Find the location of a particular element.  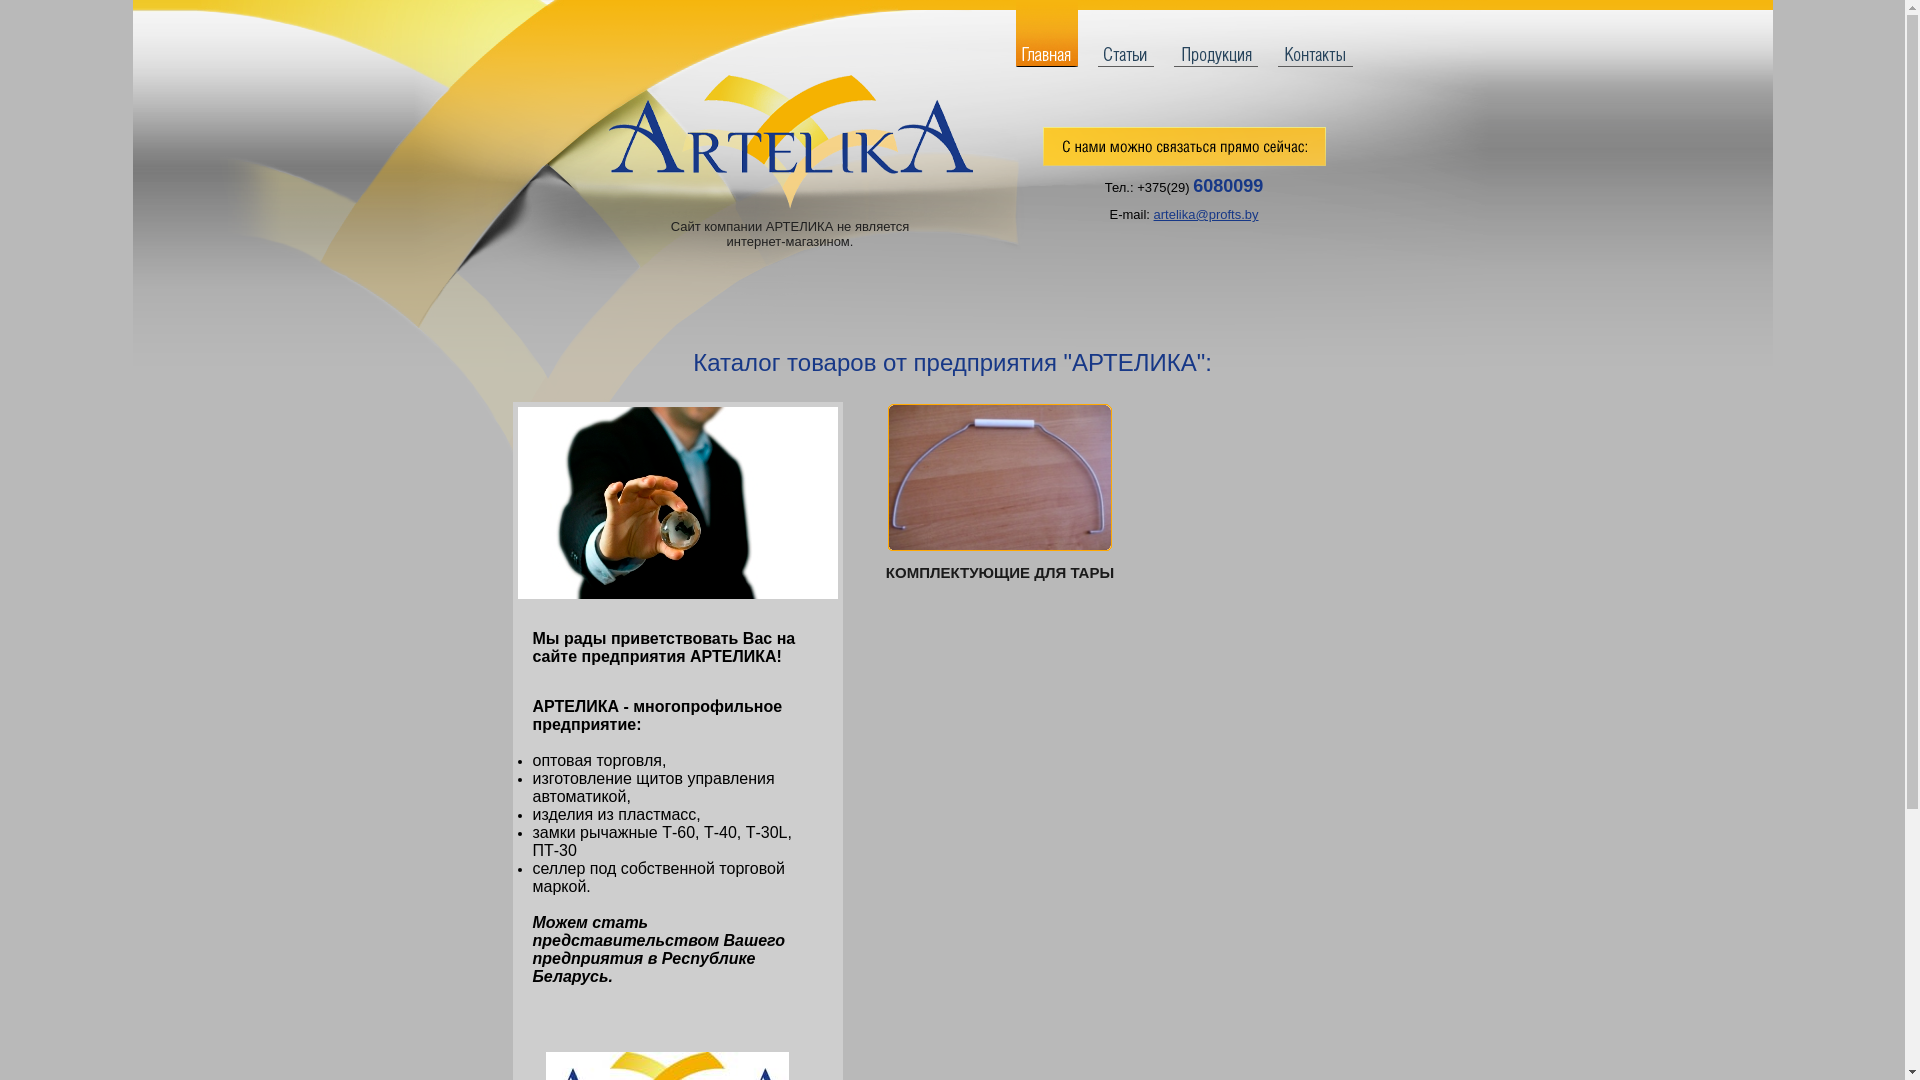

'artelika@profts.by' is located at coordinates (1205, 214).